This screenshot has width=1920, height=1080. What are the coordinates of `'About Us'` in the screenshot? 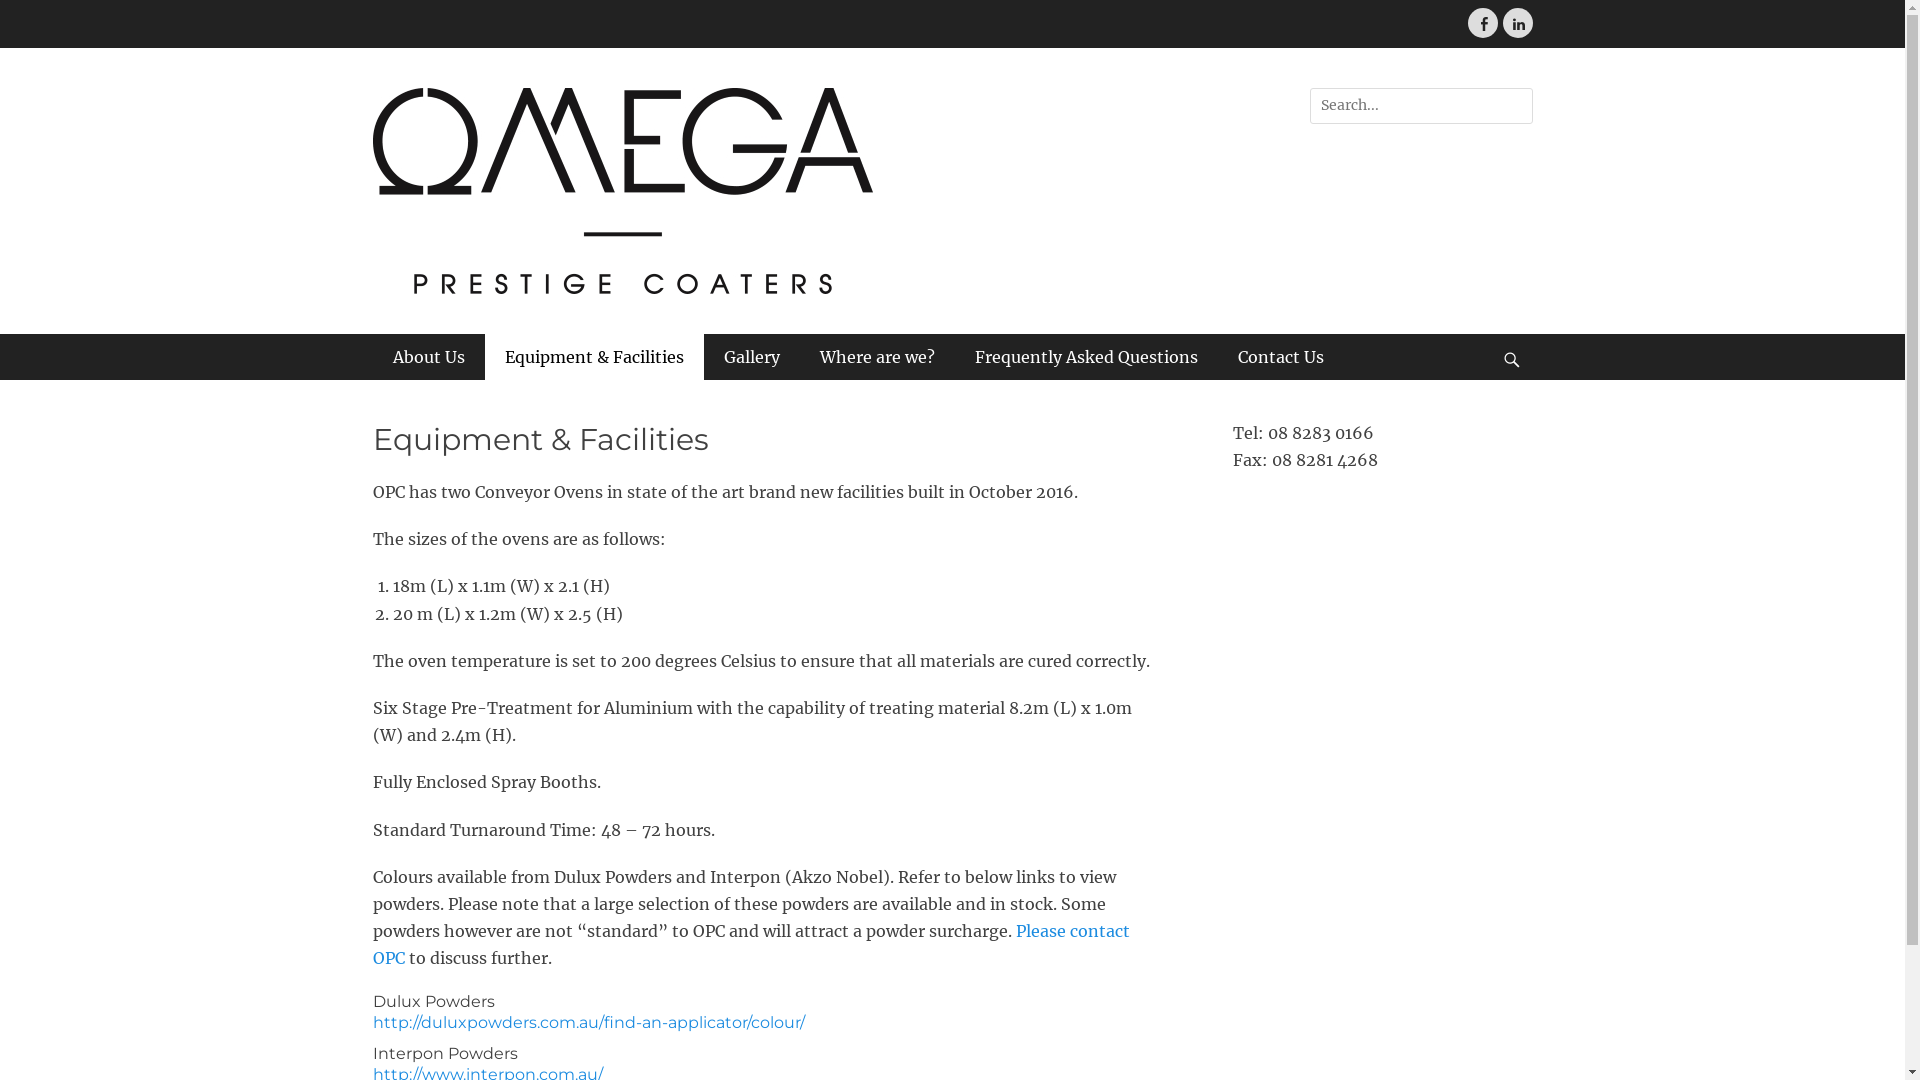 It's located at (426, 356).